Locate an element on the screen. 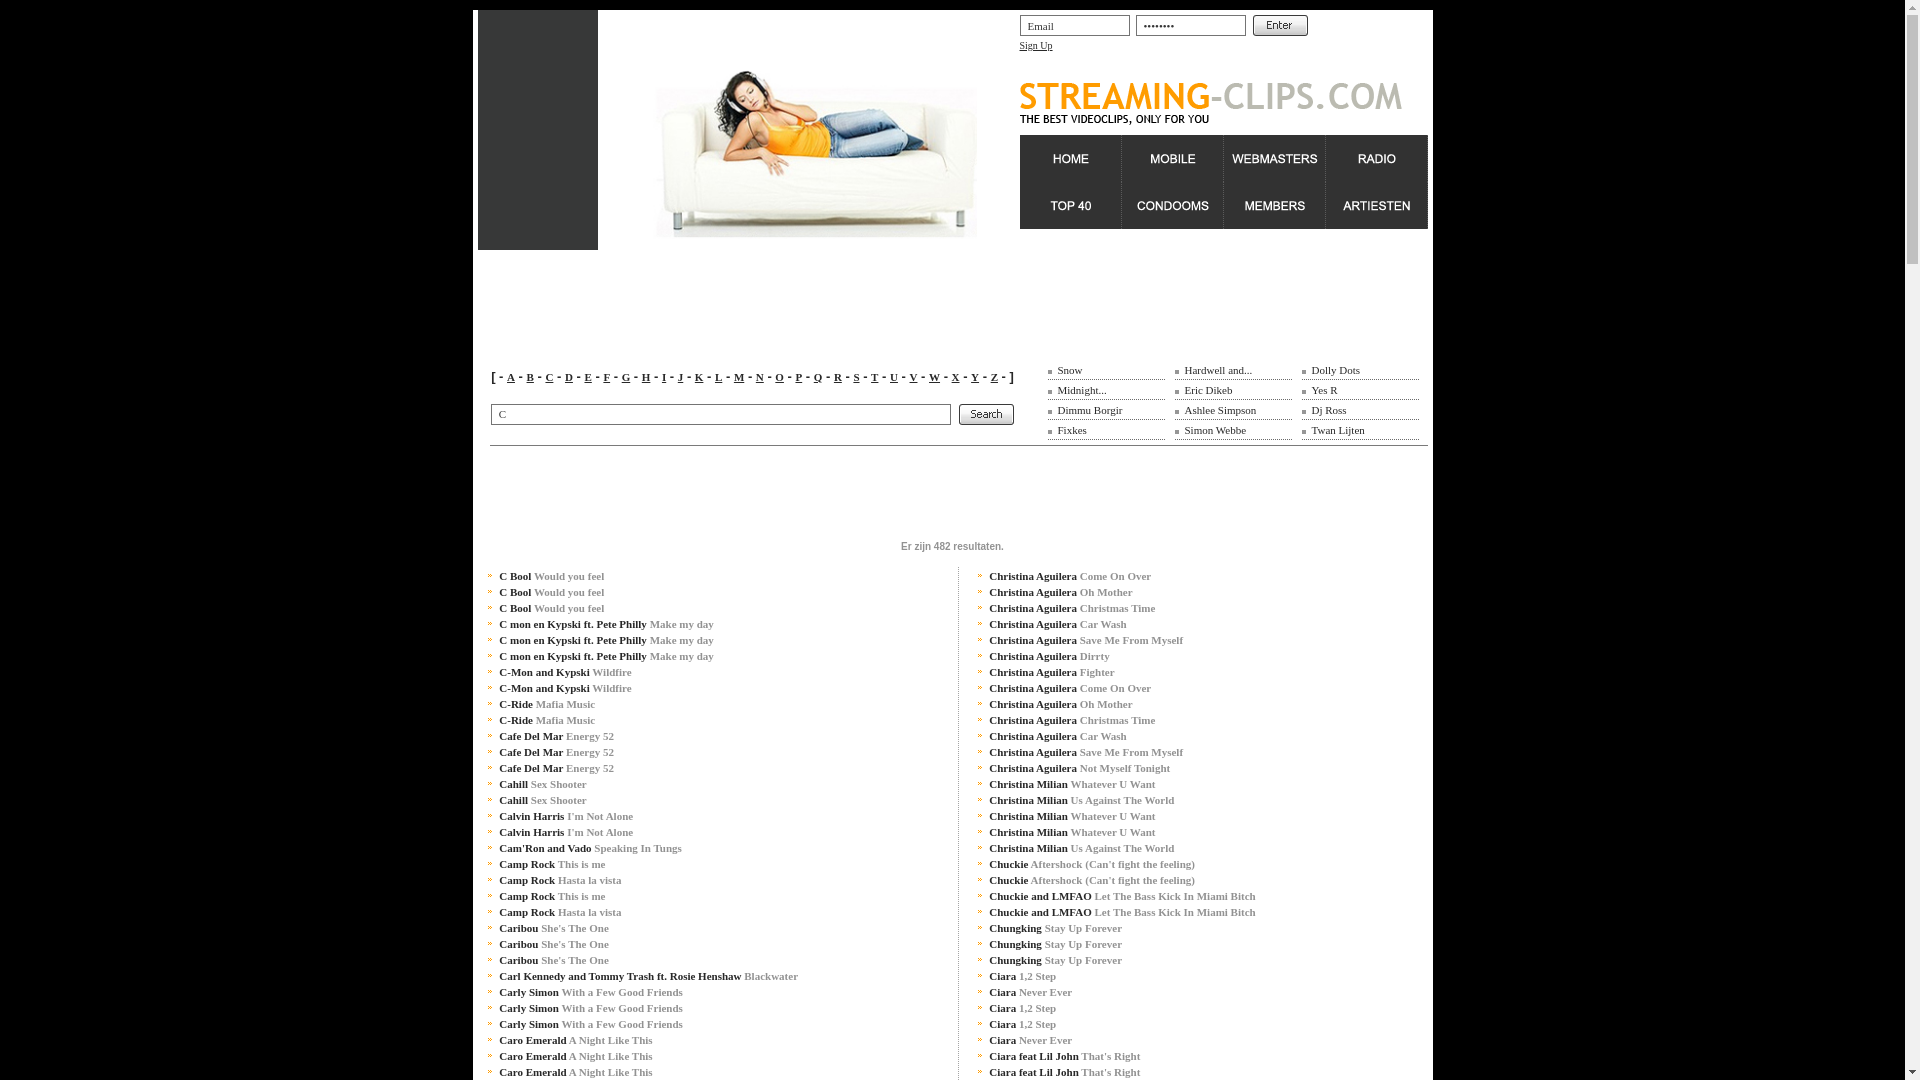  'Calvin Harris I'm Not Alone' is located at coordinates (565, 832).